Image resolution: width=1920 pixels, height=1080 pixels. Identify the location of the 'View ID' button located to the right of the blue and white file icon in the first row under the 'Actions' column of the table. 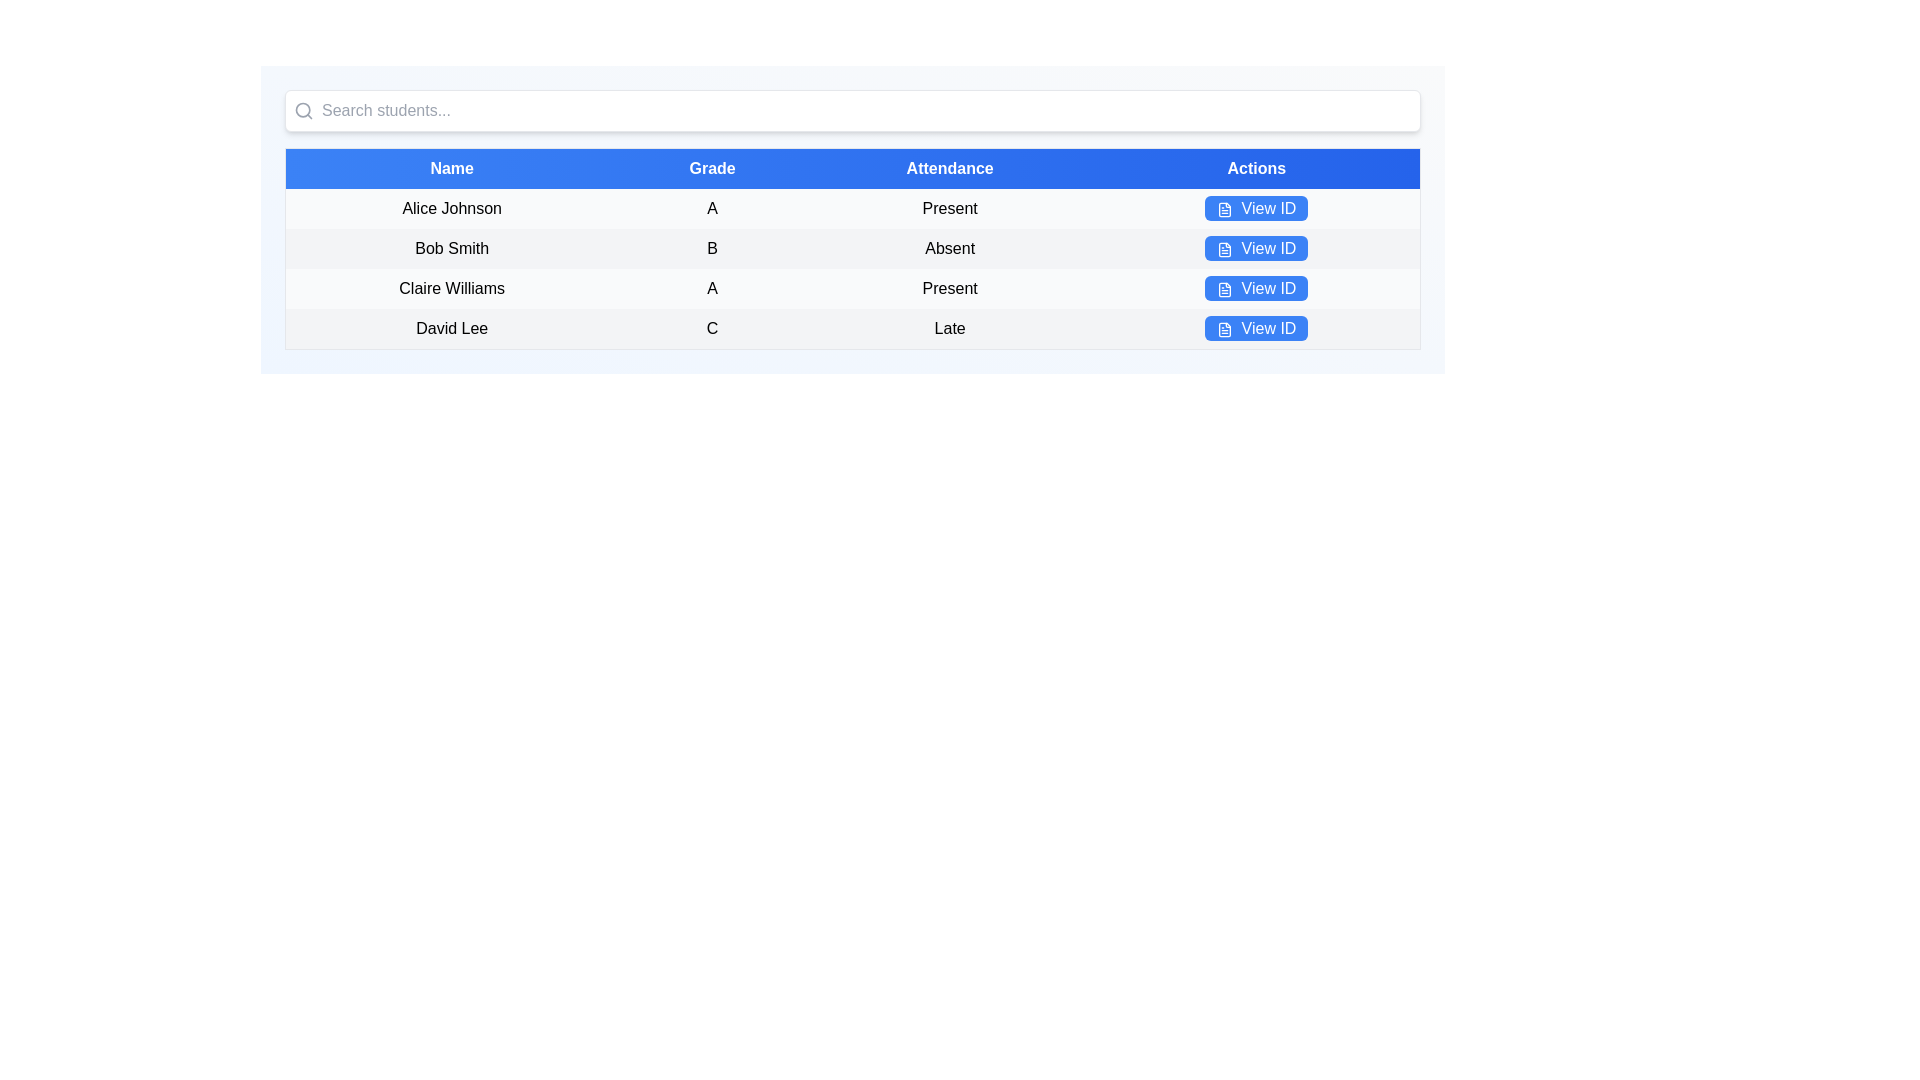
(1224, 209).